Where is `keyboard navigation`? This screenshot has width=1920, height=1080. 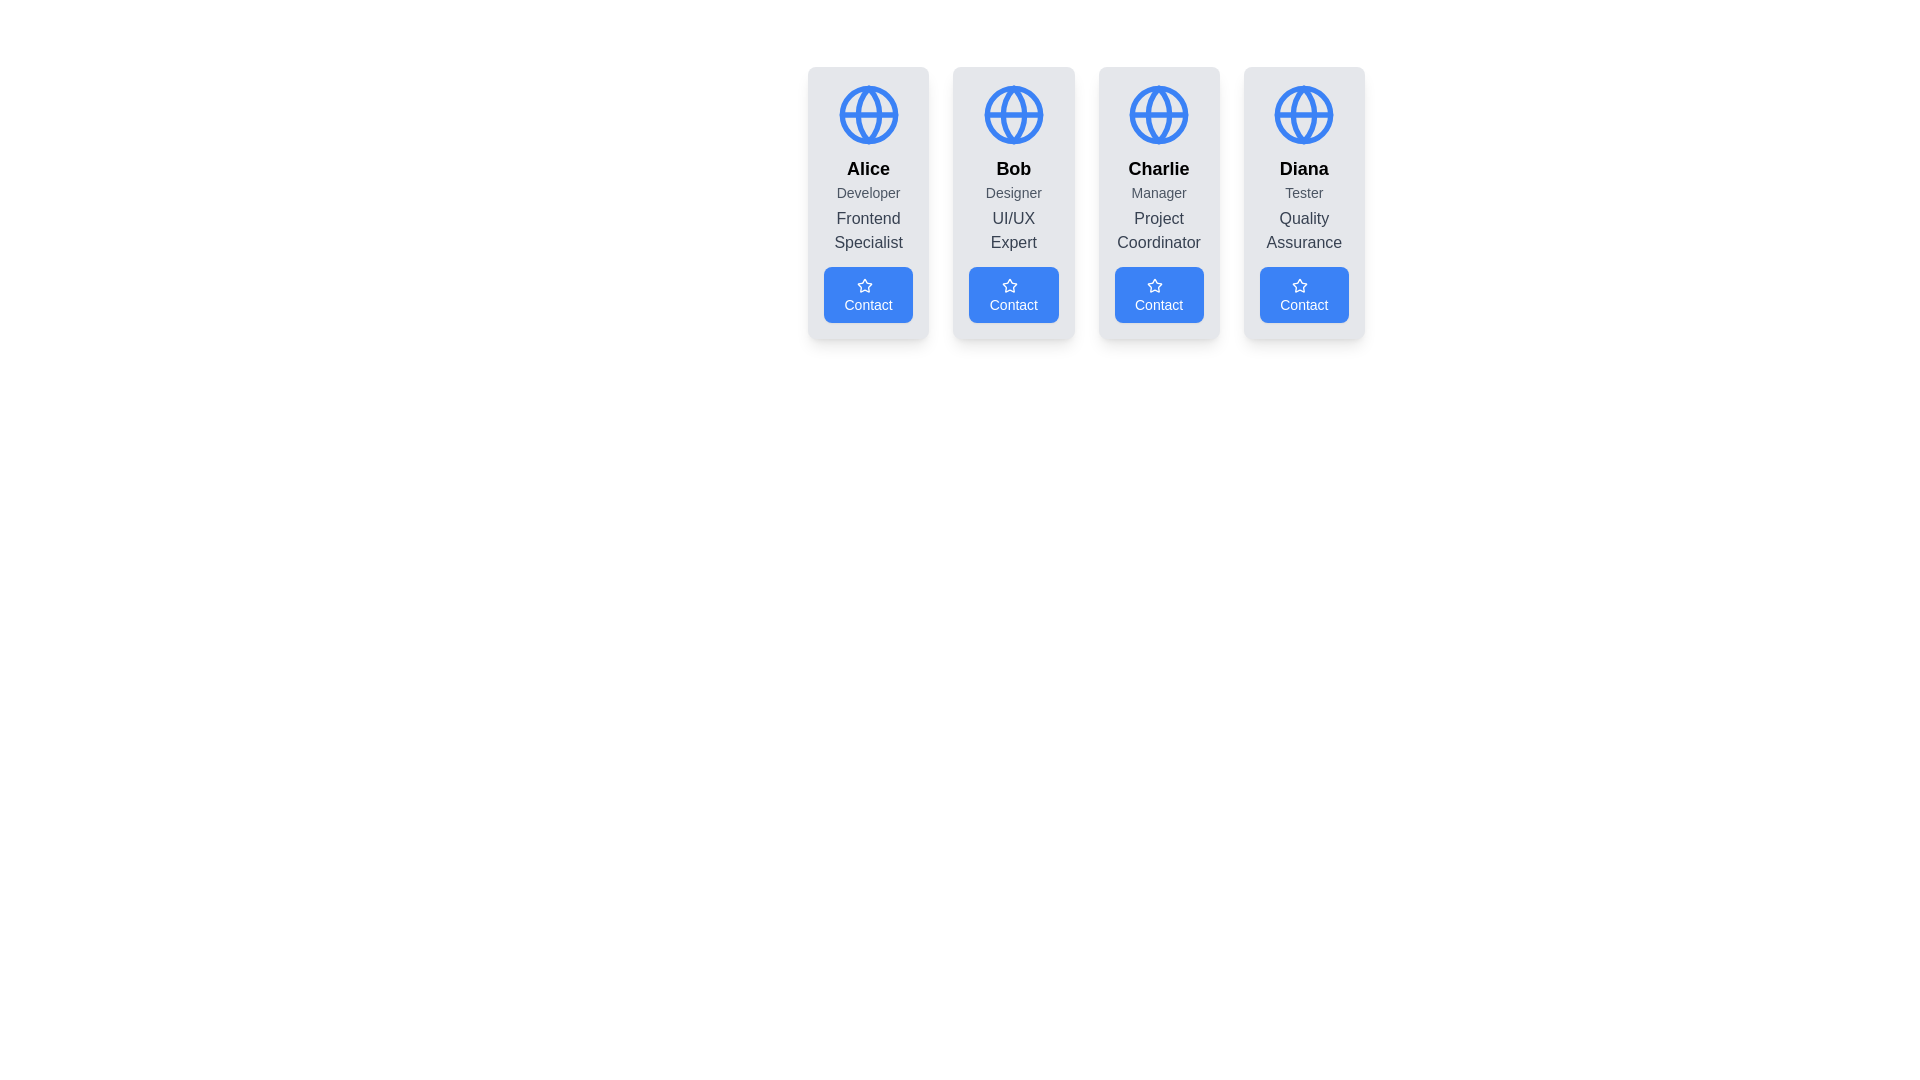
keyboard navigation is located at coordinates (868, 294).